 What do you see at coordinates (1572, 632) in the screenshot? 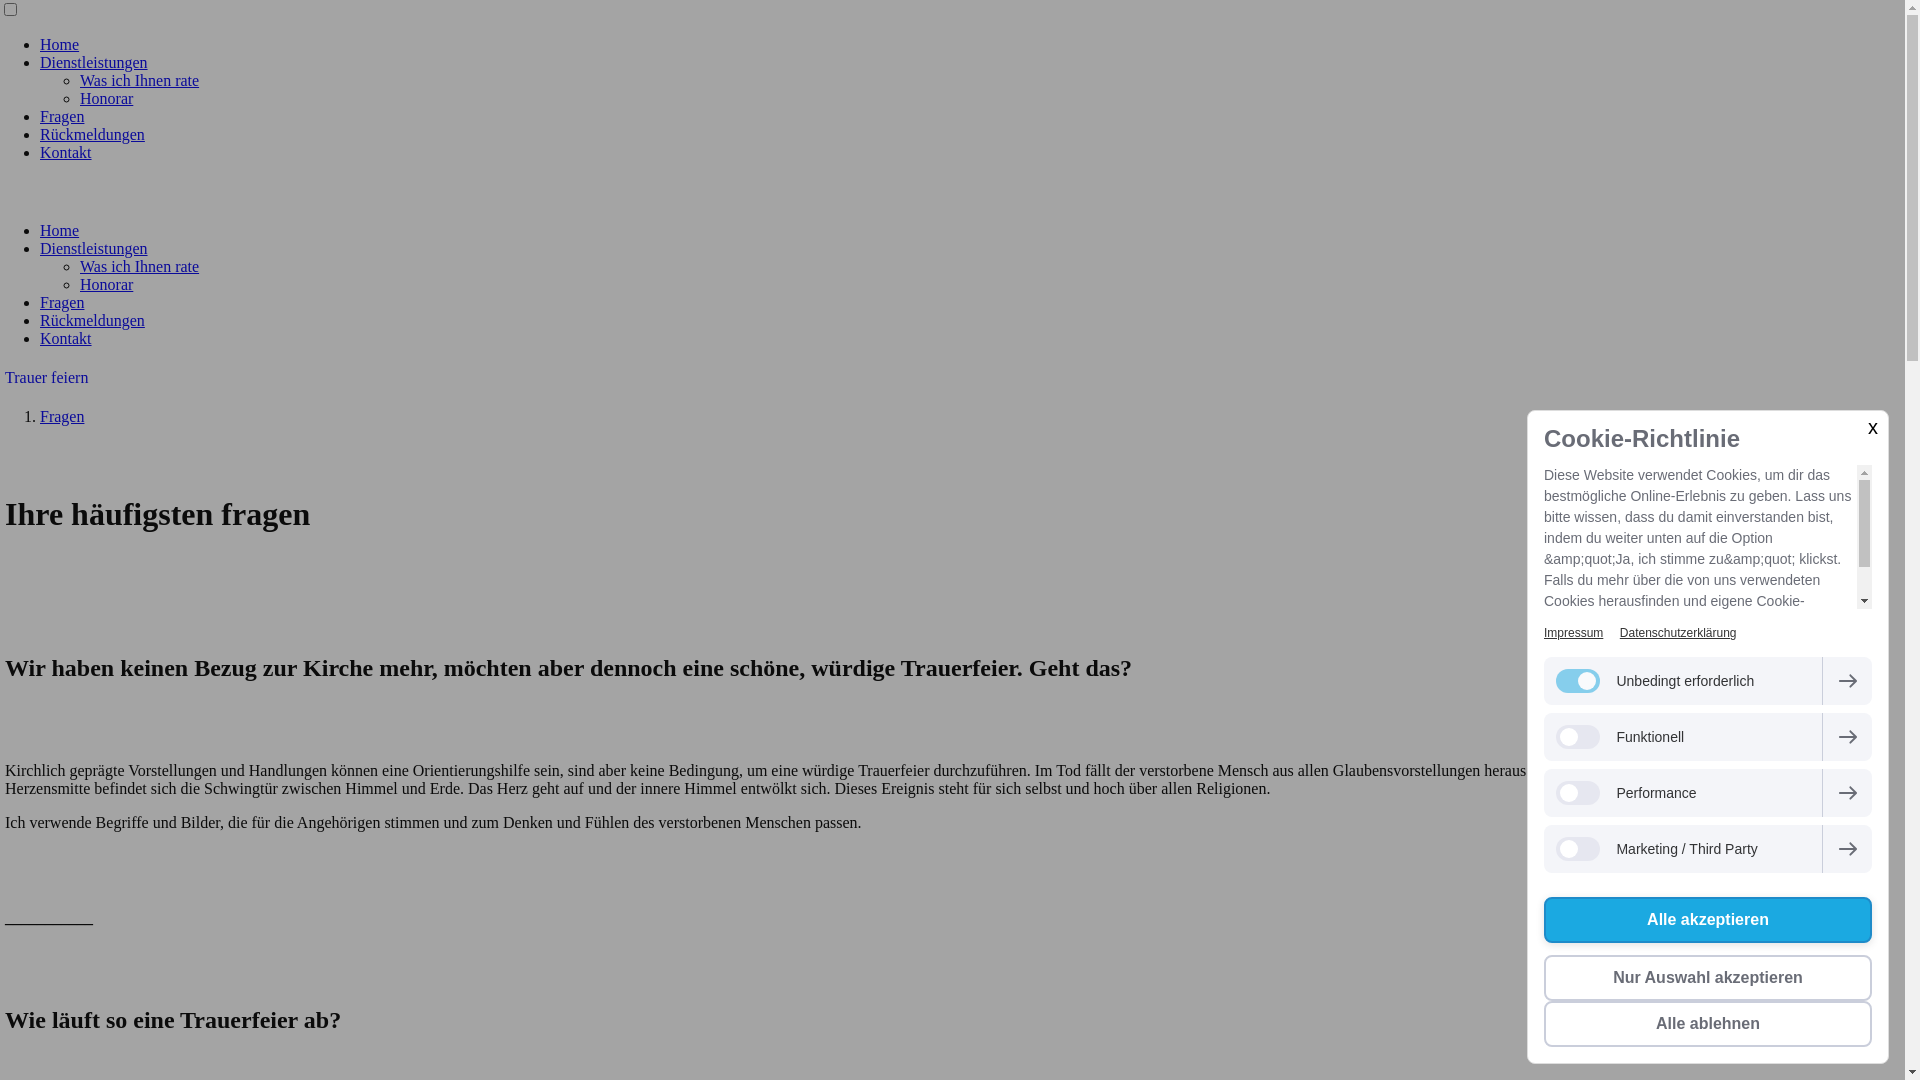
I see `'Impressum'` at bounding box center [1572, 632].